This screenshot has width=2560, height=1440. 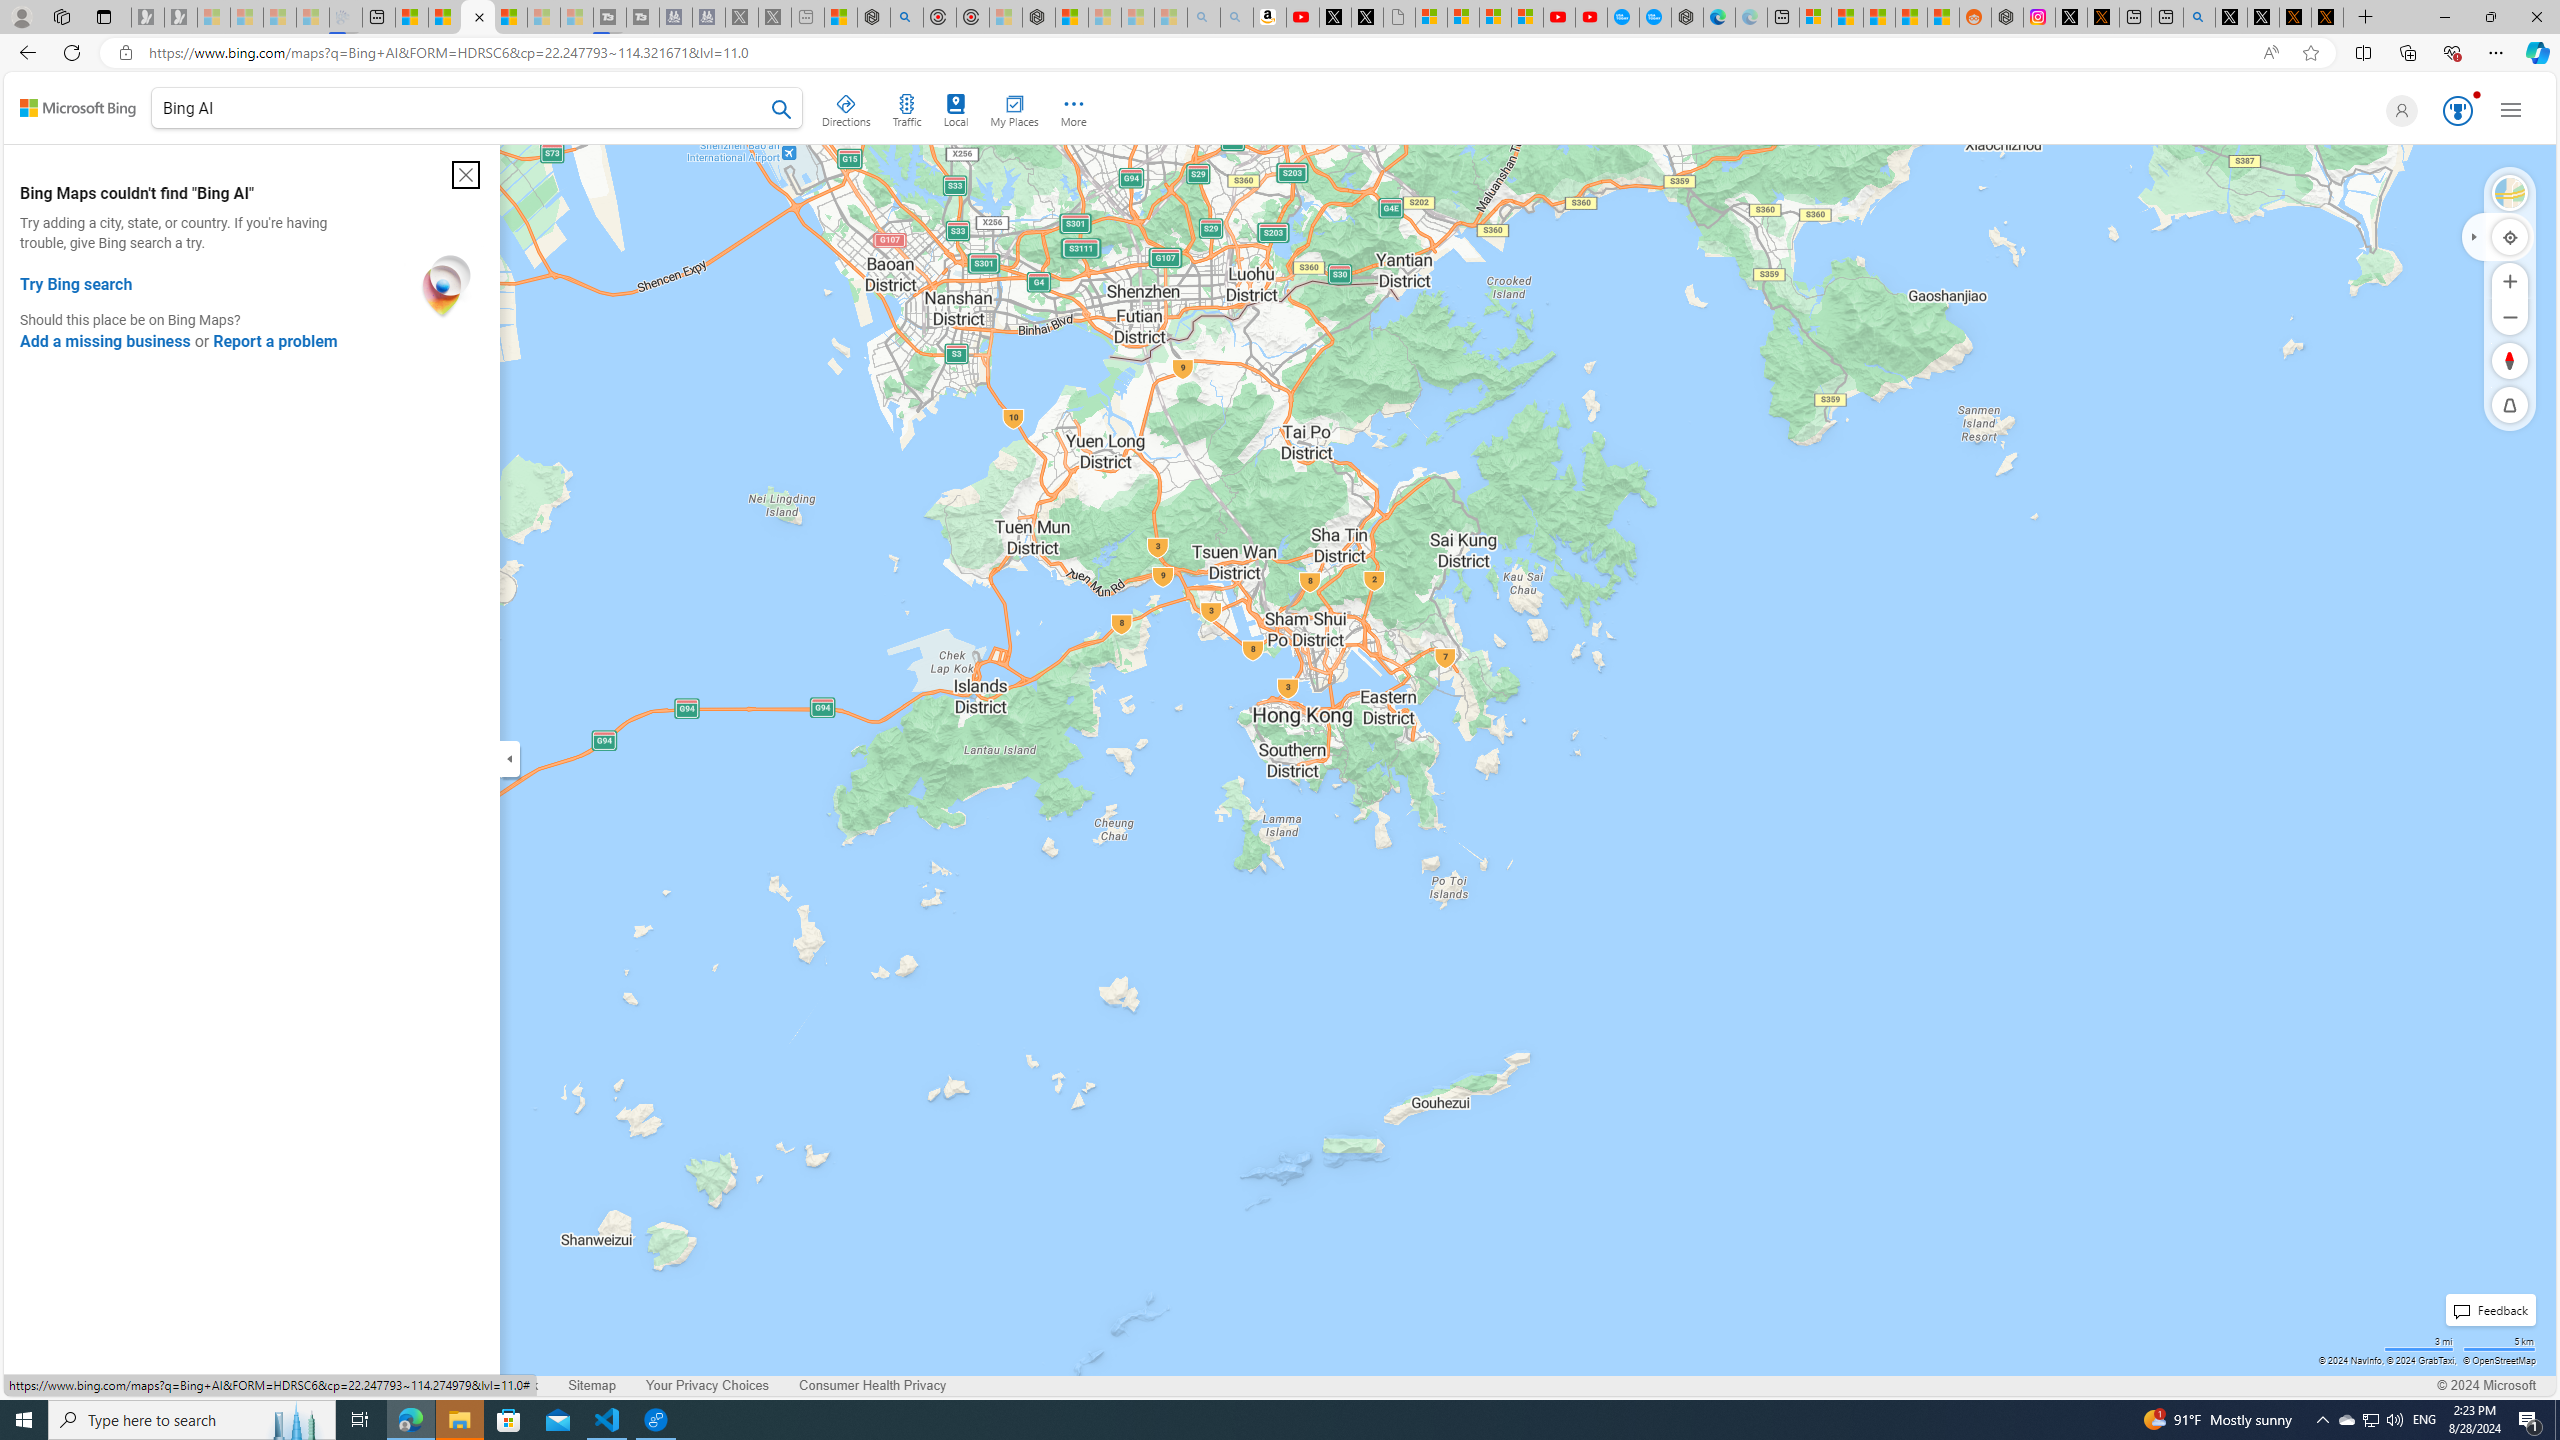 What do you see at coordinates (1072, 107) in the screenshot?
I see `'More'` at bounding box center [1072, 107].